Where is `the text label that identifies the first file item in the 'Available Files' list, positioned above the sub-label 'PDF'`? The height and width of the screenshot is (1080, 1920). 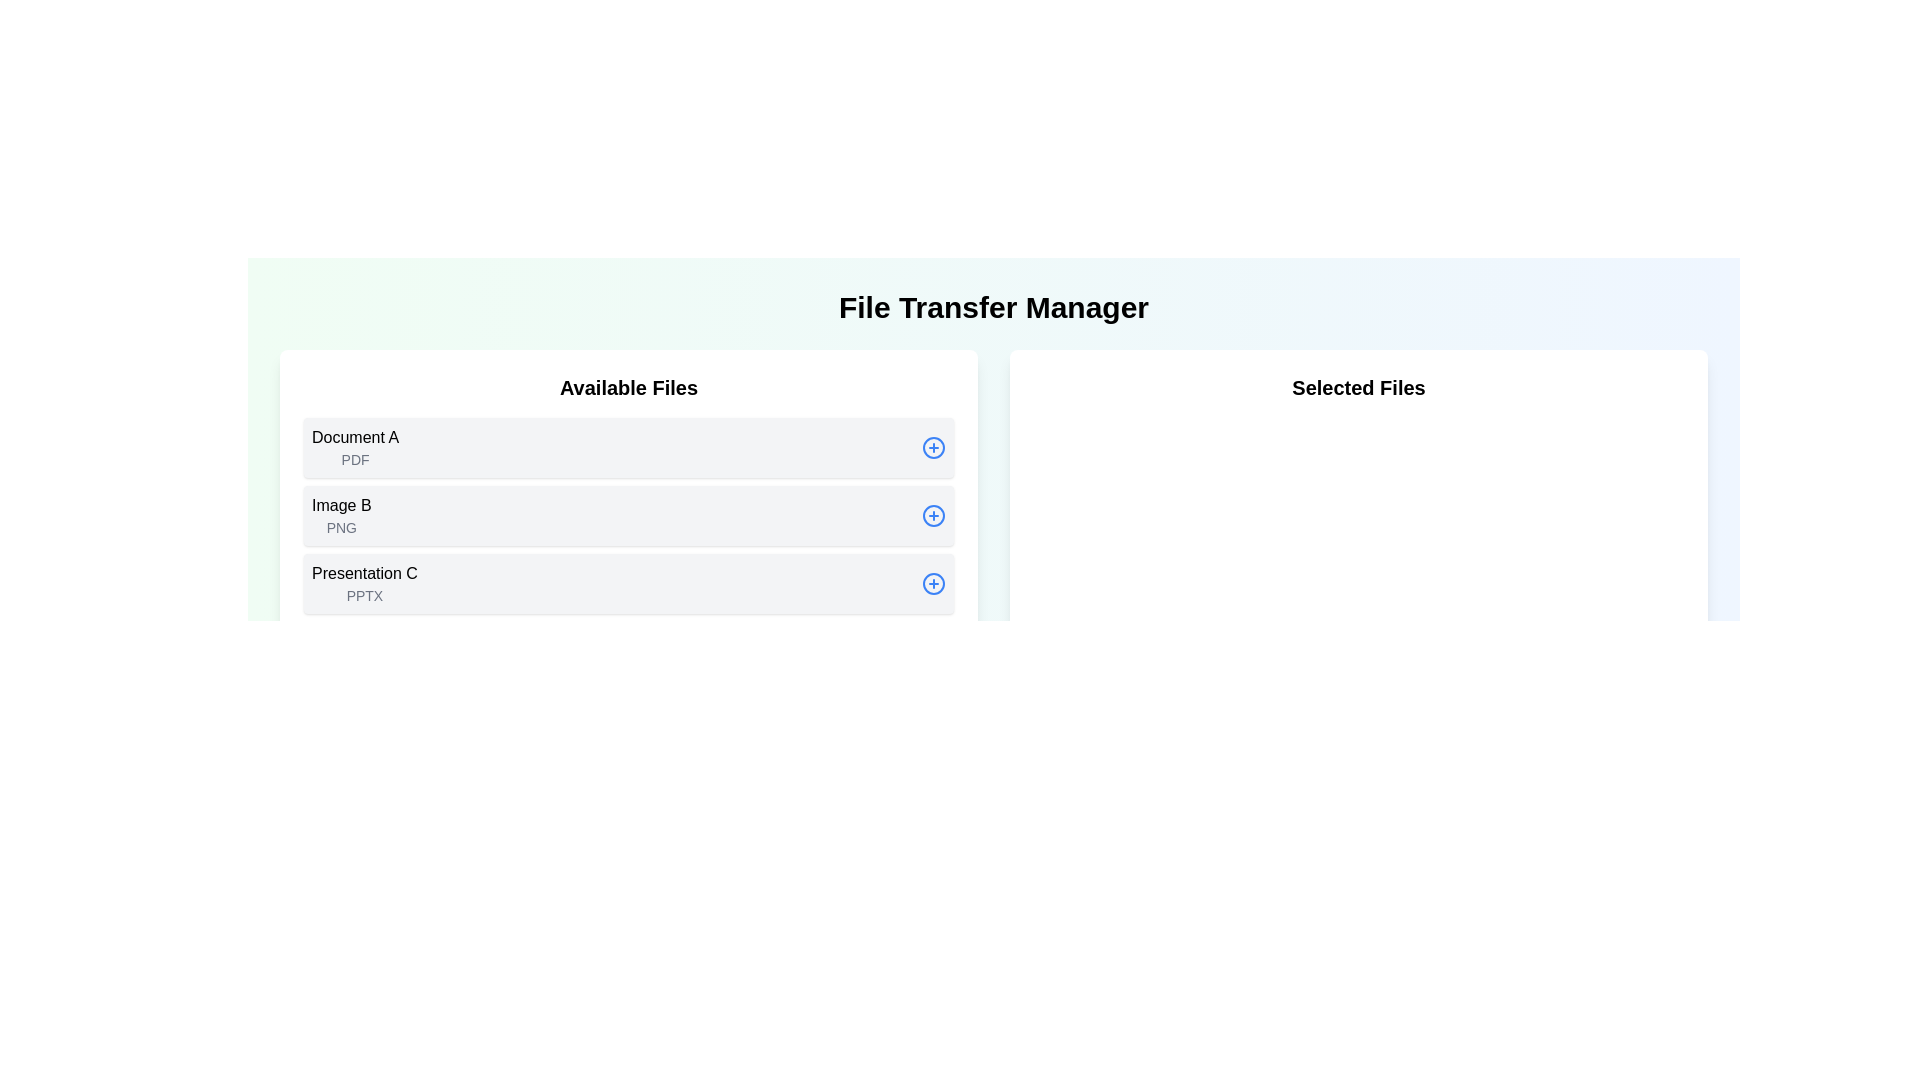
the text label that identifies the first file item in the 'Available Files' list, positioned above the sub-label 'PDF' is located at coordinates (355, 436).